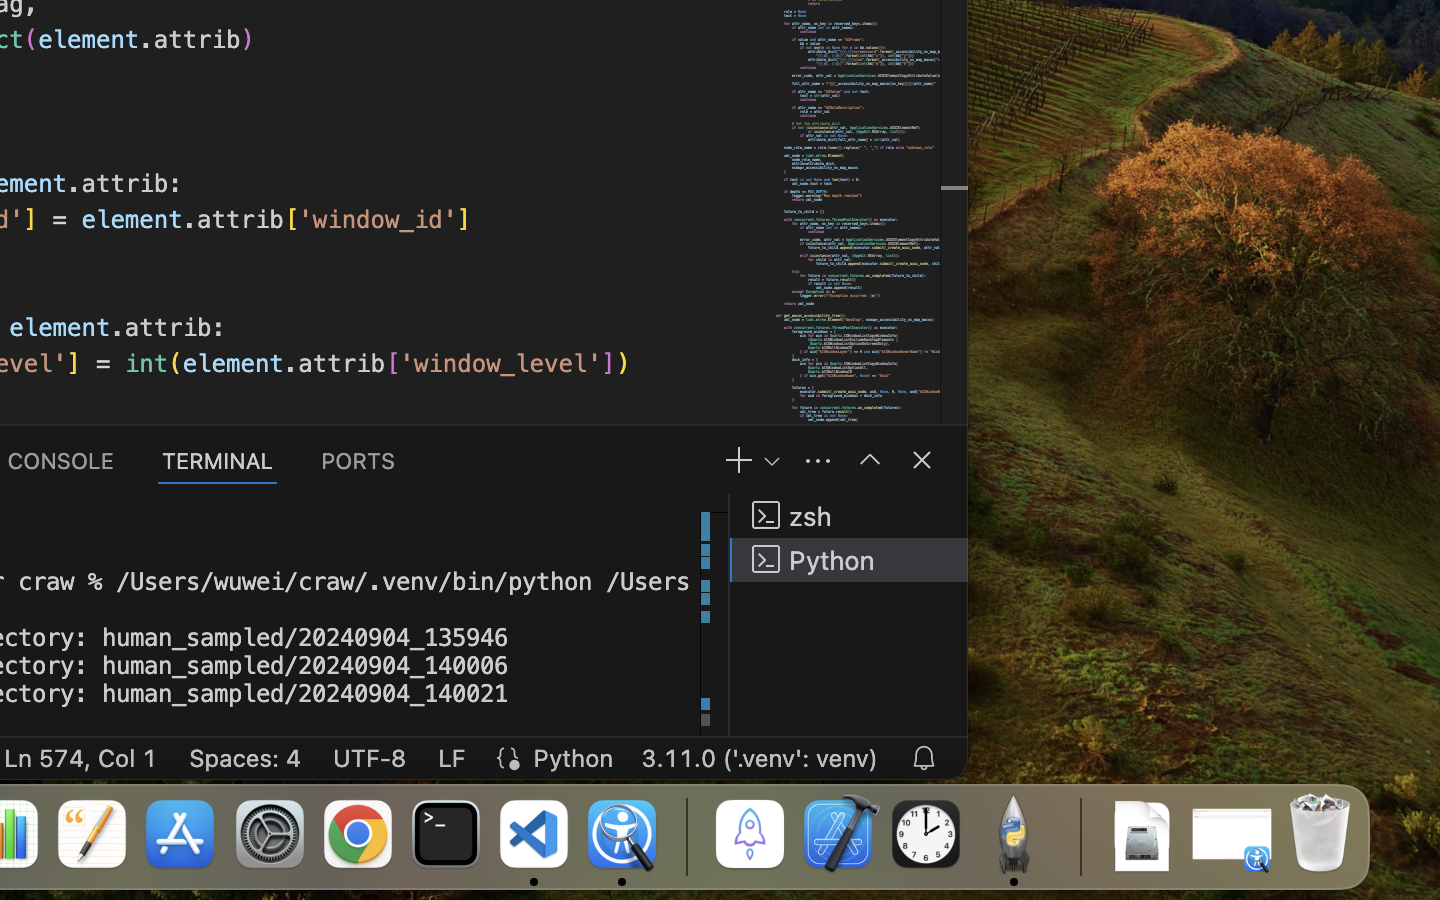  I want to click on '0.4285714328289032', so click(685, 835).